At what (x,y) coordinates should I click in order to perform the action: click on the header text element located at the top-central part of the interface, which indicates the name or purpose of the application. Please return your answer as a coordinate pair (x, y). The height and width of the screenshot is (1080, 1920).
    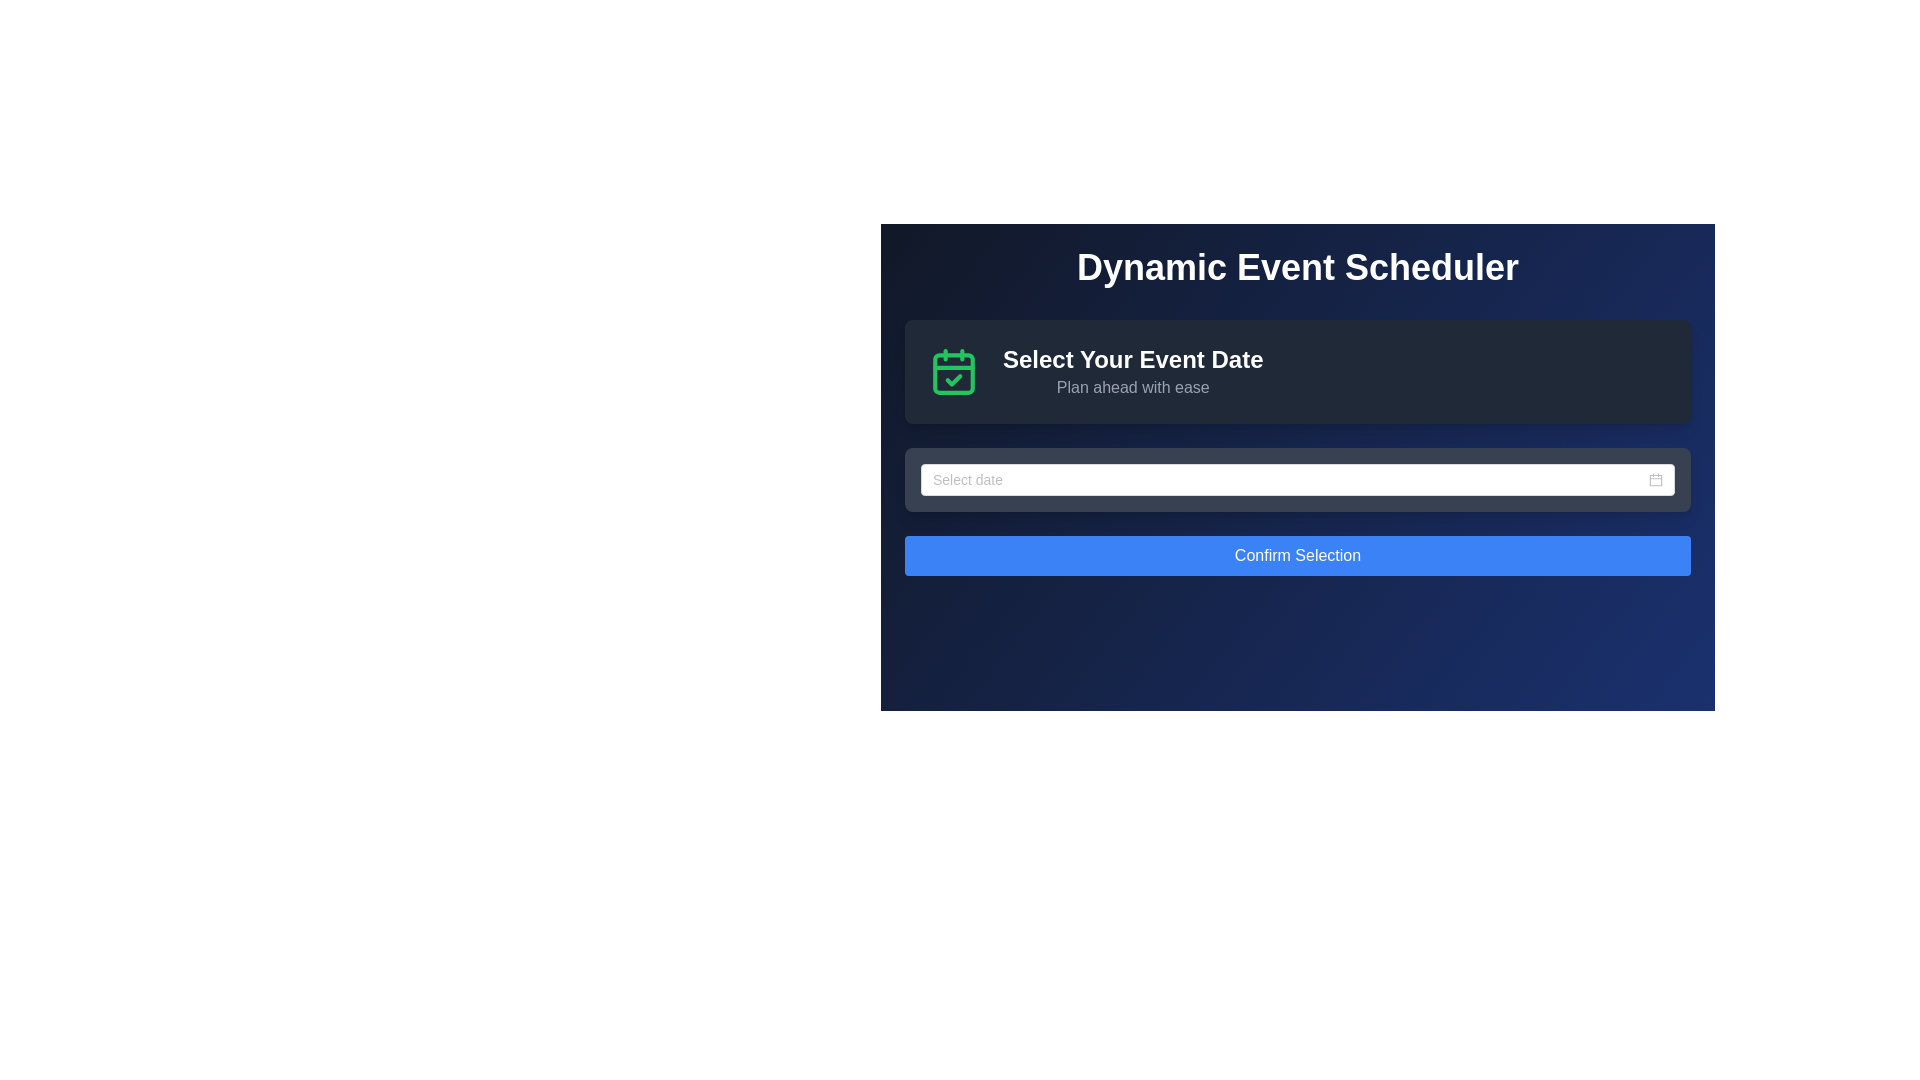
    Looking at the image, I should click on (1297, 266).